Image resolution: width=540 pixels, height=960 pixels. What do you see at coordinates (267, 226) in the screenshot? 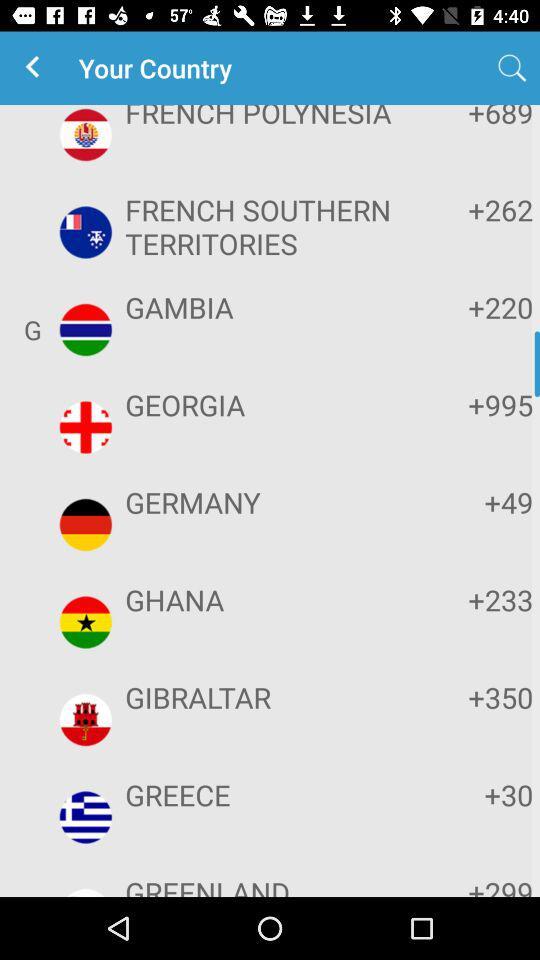
I see `app above gambia` at bounding box center [267, 226].